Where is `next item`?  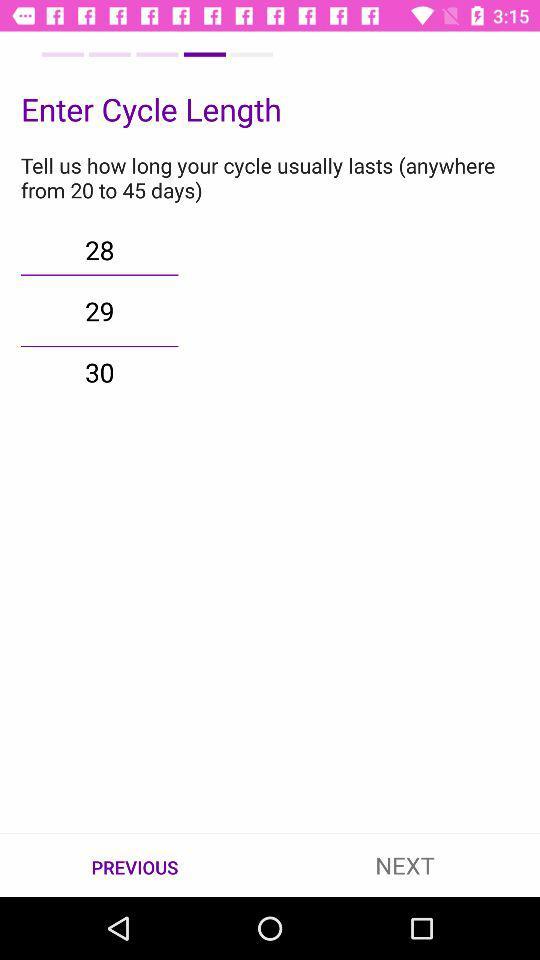 next item is located at coordinates (405, 864).